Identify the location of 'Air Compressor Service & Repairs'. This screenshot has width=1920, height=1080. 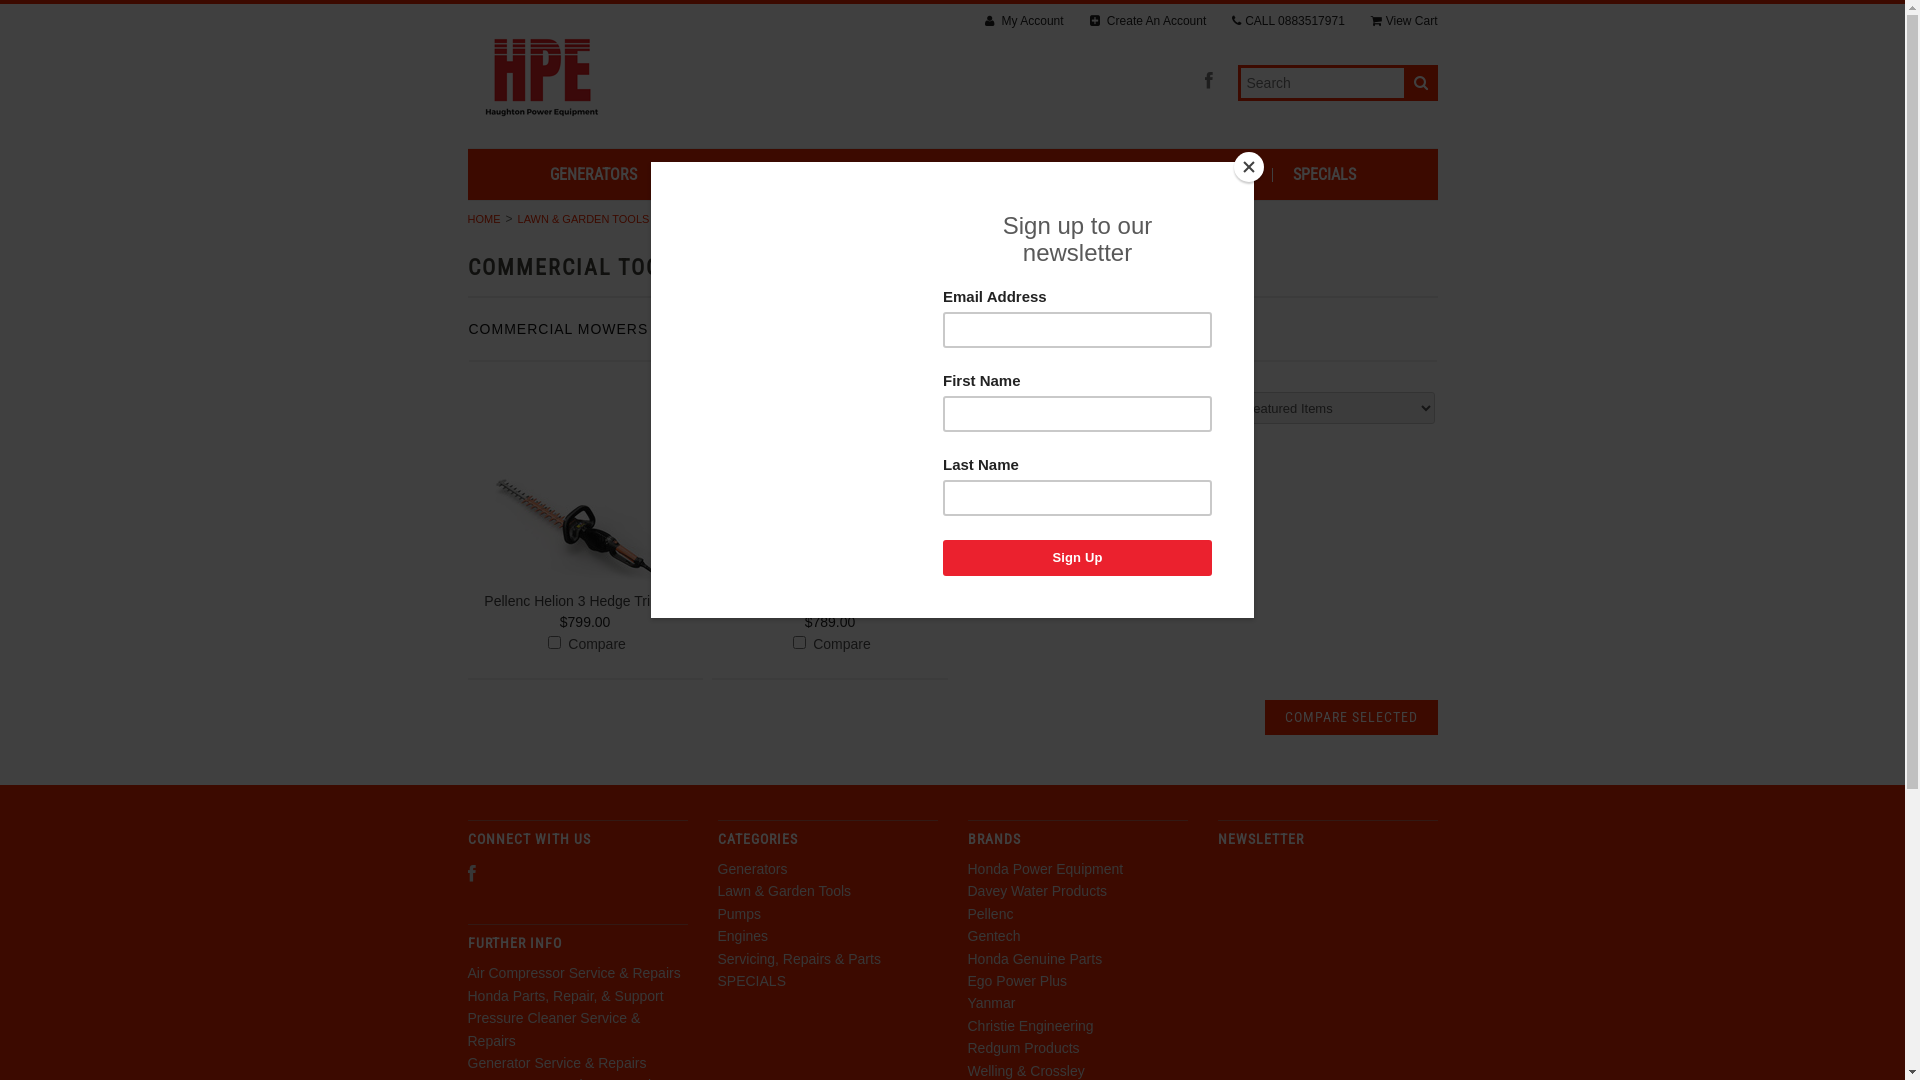
(466, 971).